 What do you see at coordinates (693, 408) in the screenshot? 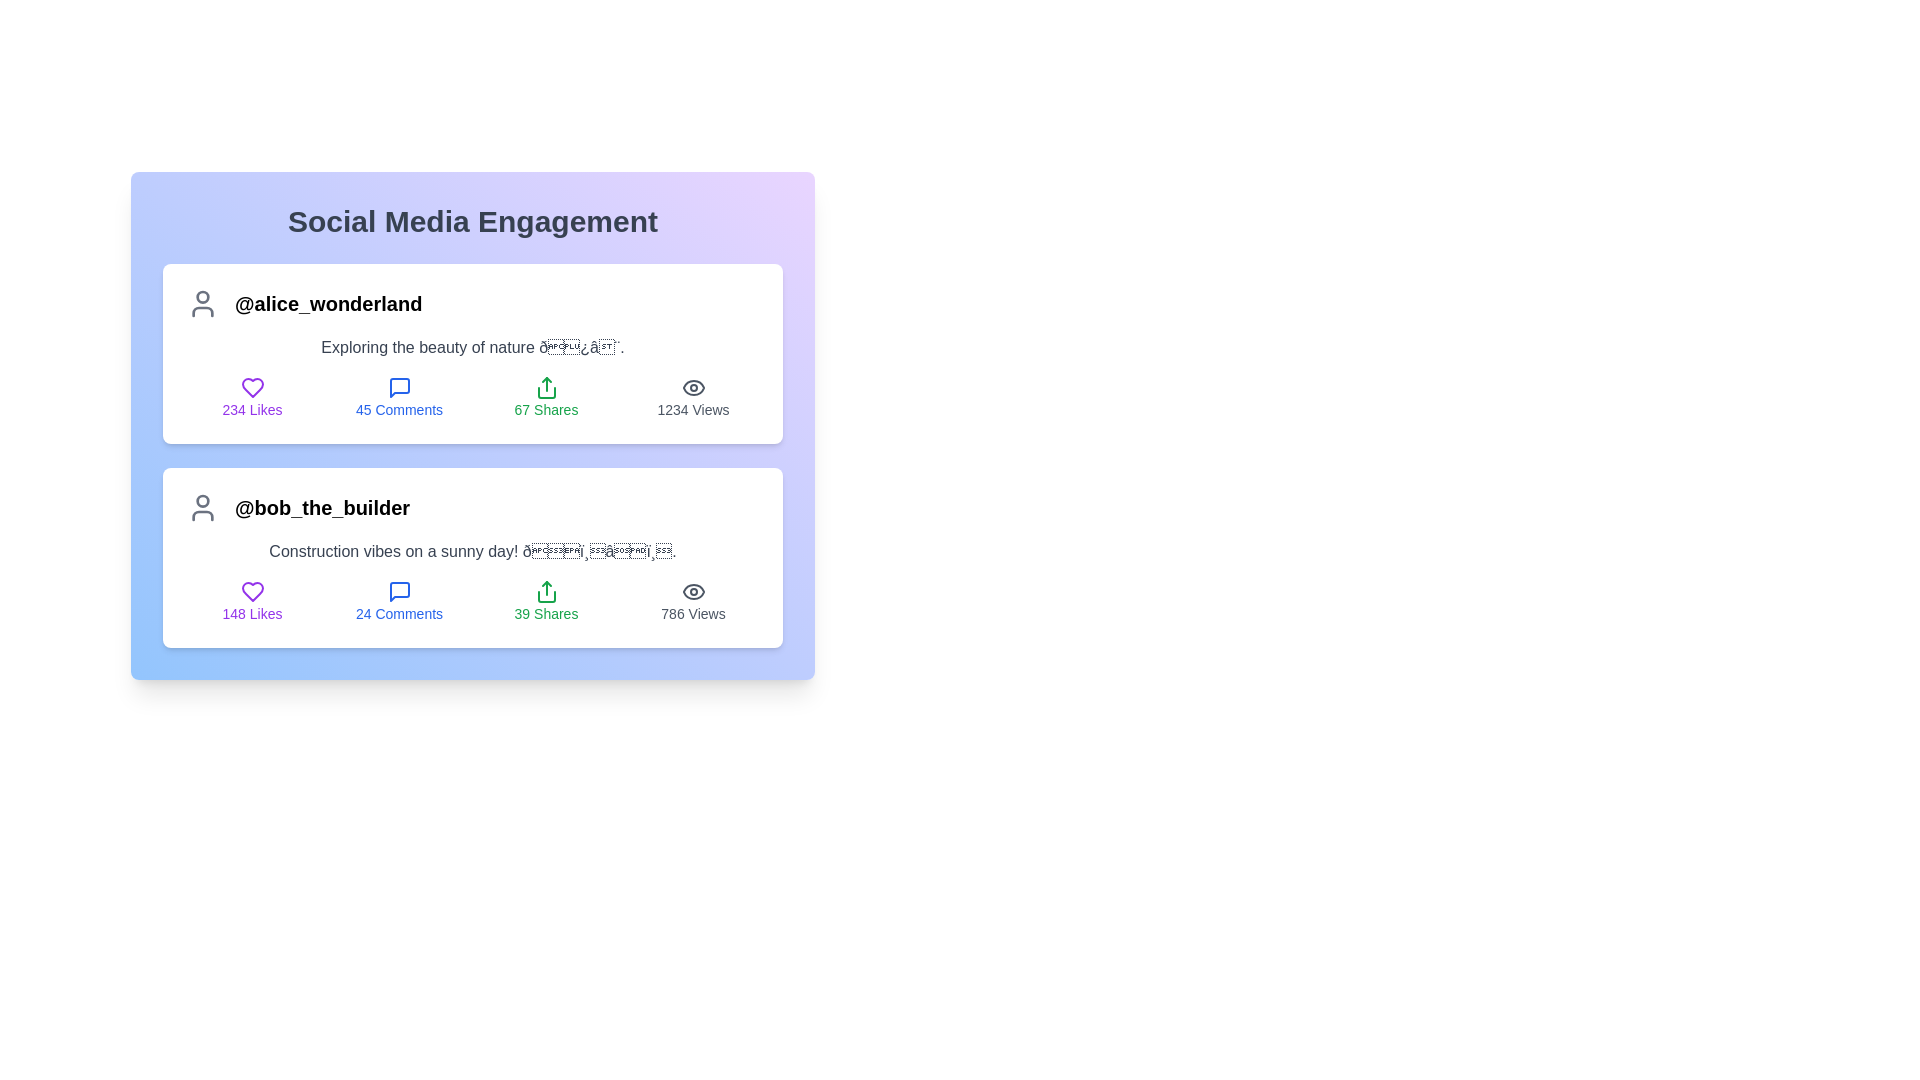
I see `the views label displaying '1234' located at the bottom of the first content card in the statistics section for more details if interactive features are enabled` at bounding box center [693, 408].